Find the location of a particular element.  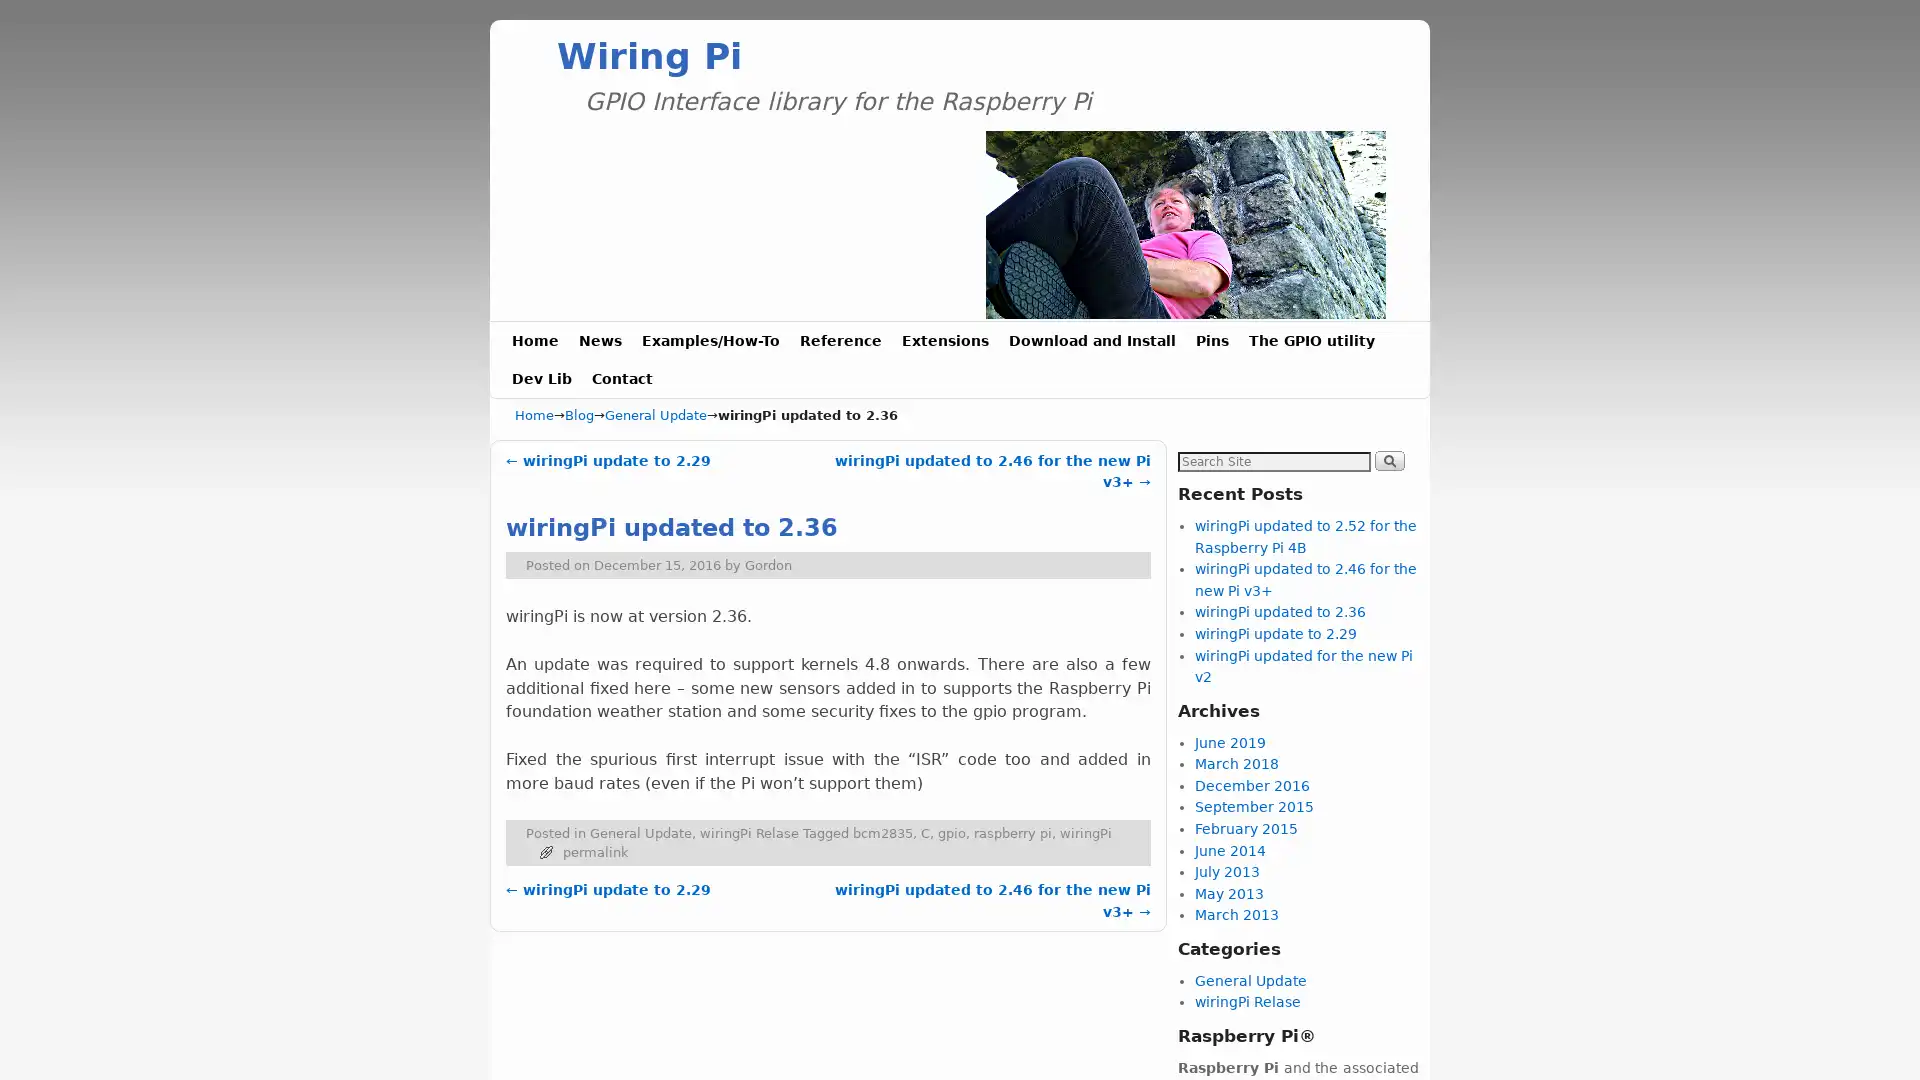

Search is located at coordinates (1387, 459).